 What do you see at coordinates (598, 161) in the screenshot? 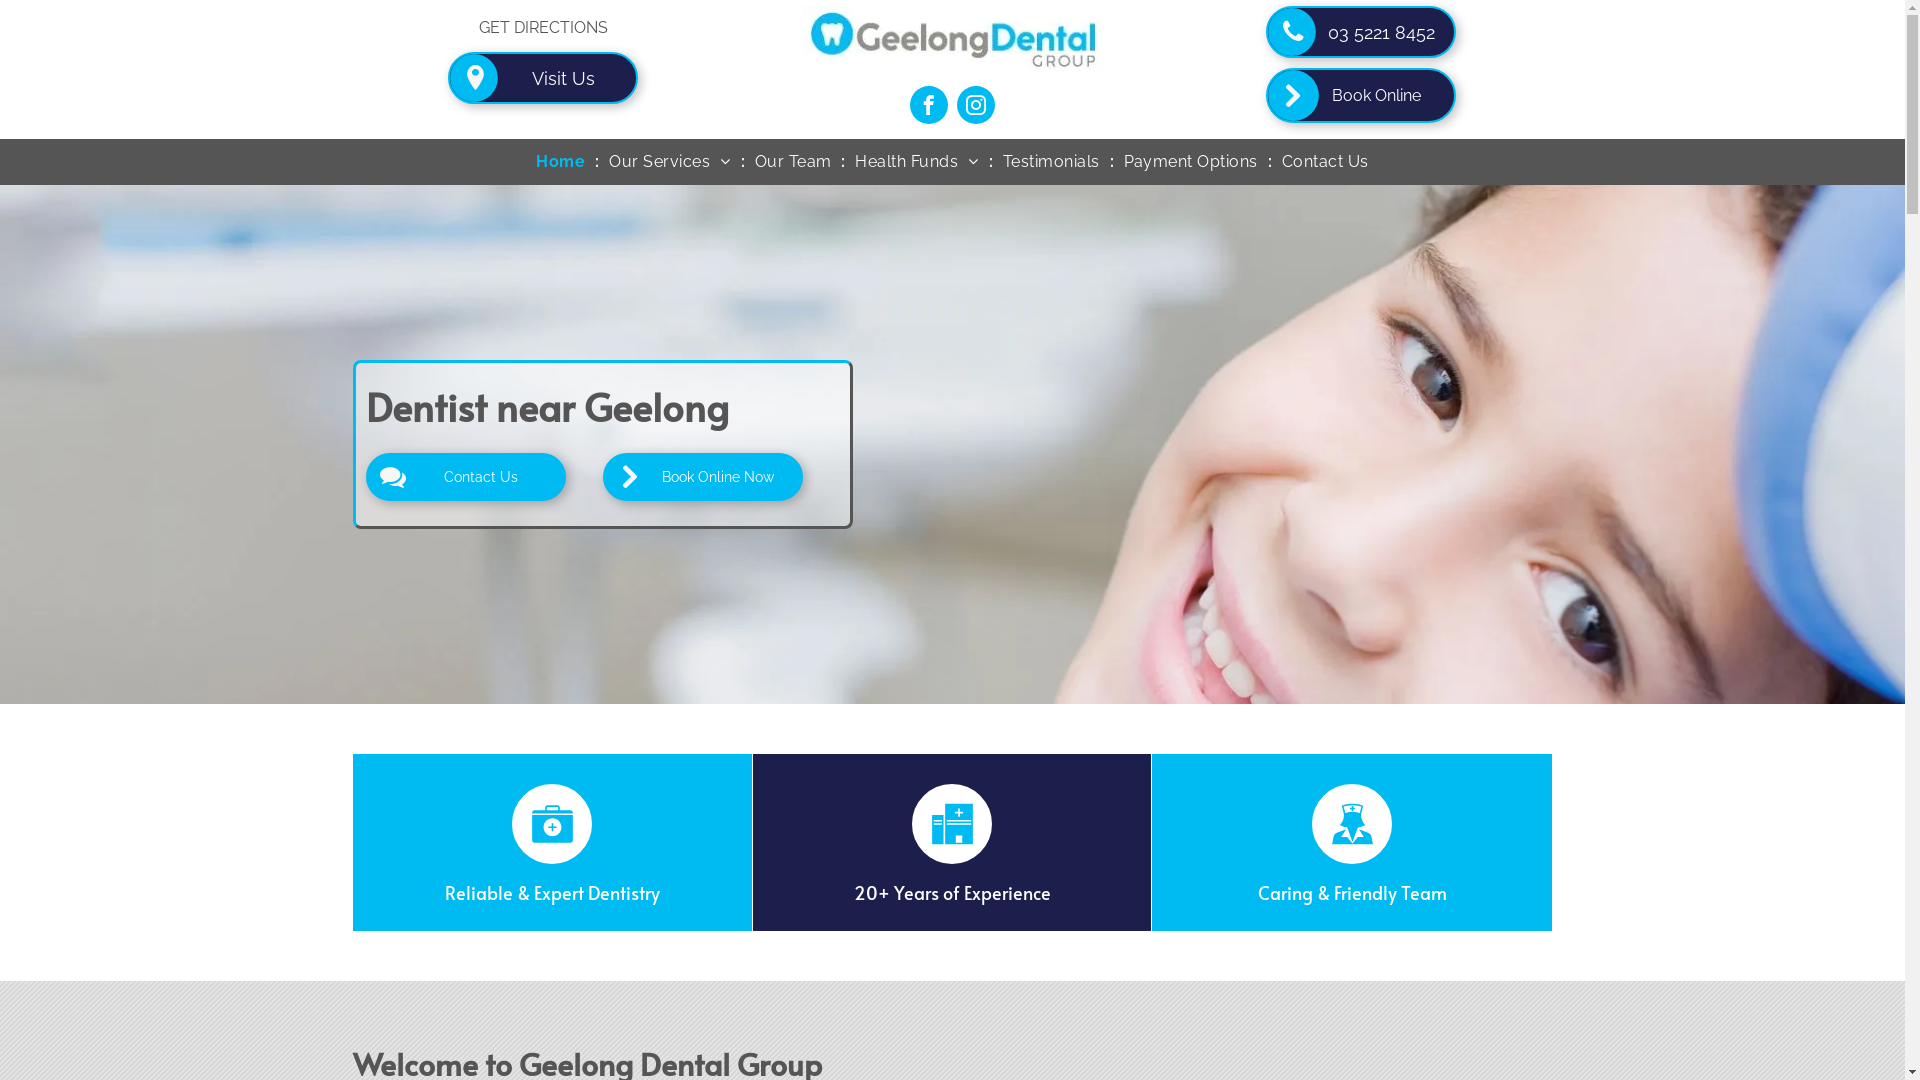
I see `'Our Services'` at bounding box center [598, 161].